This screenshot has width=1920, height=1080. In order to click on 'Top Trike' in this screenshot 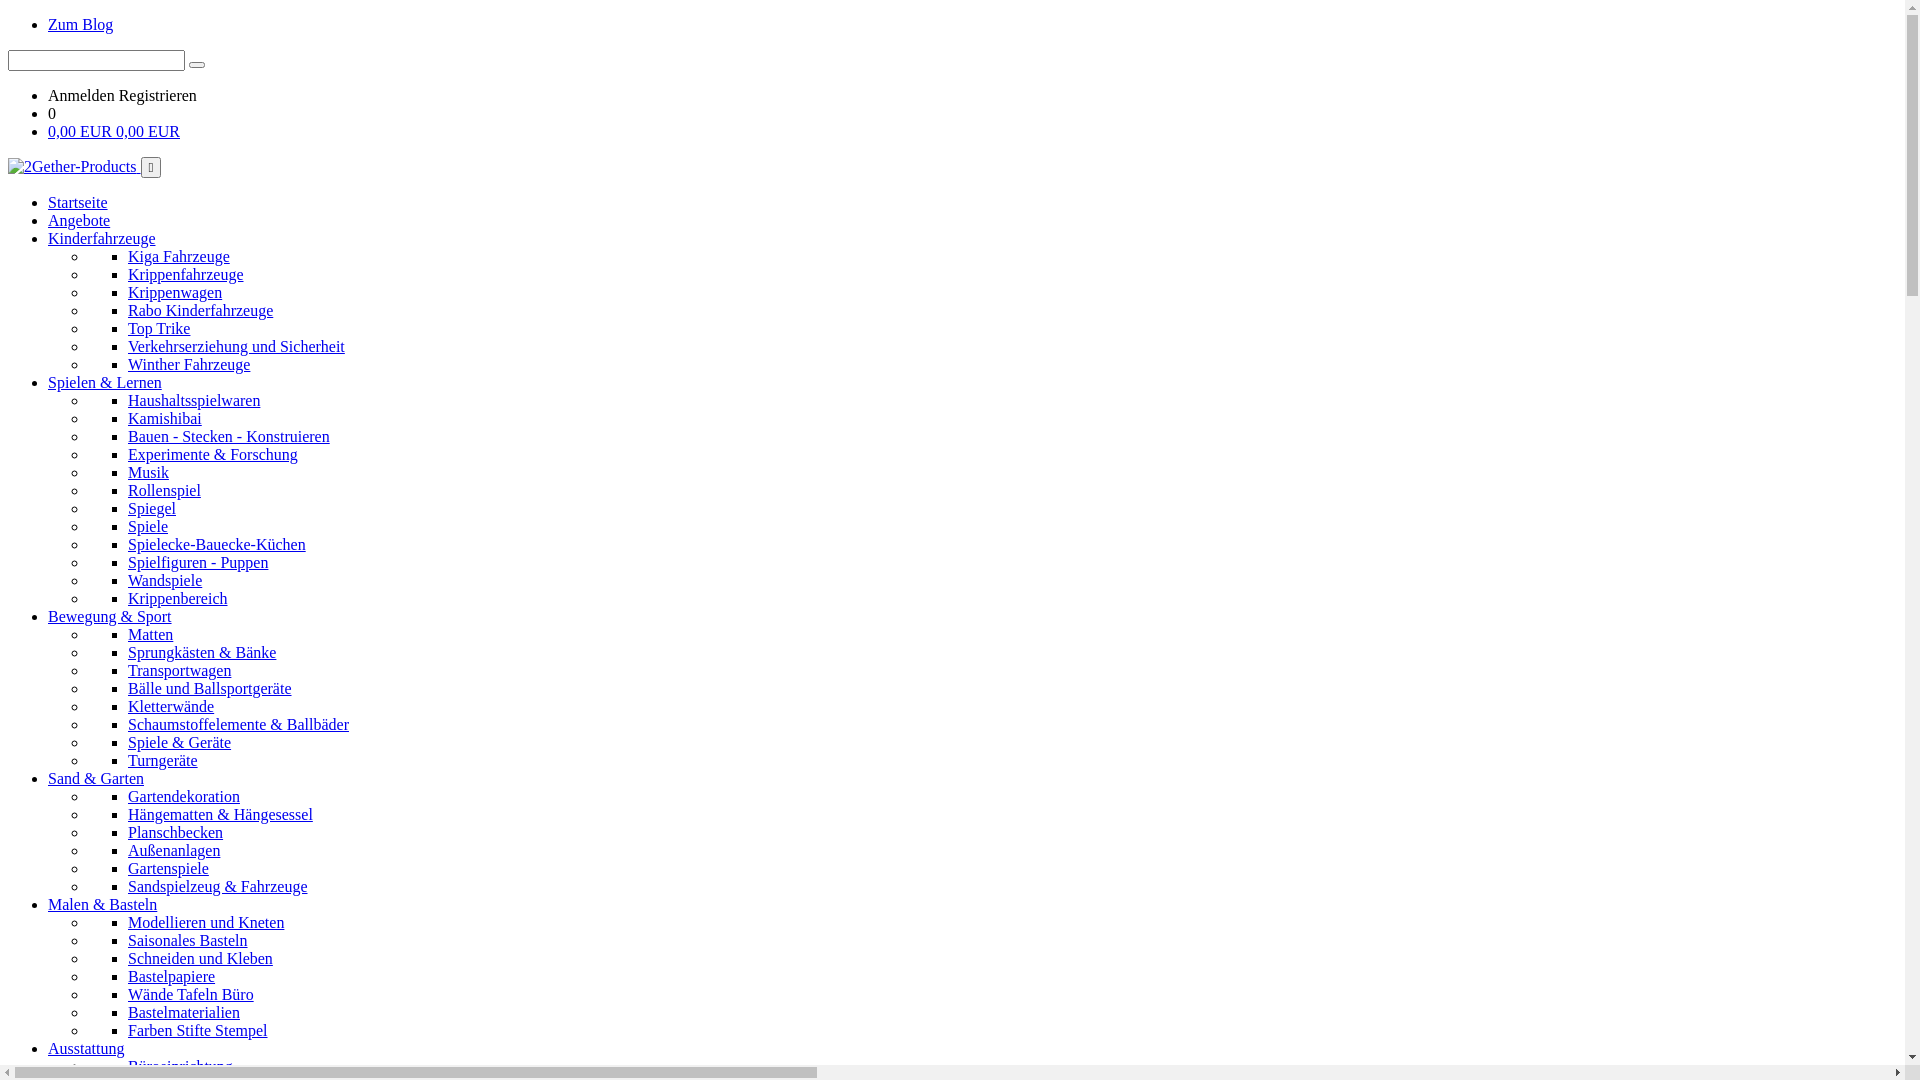, I will do `click(157, 327)`.